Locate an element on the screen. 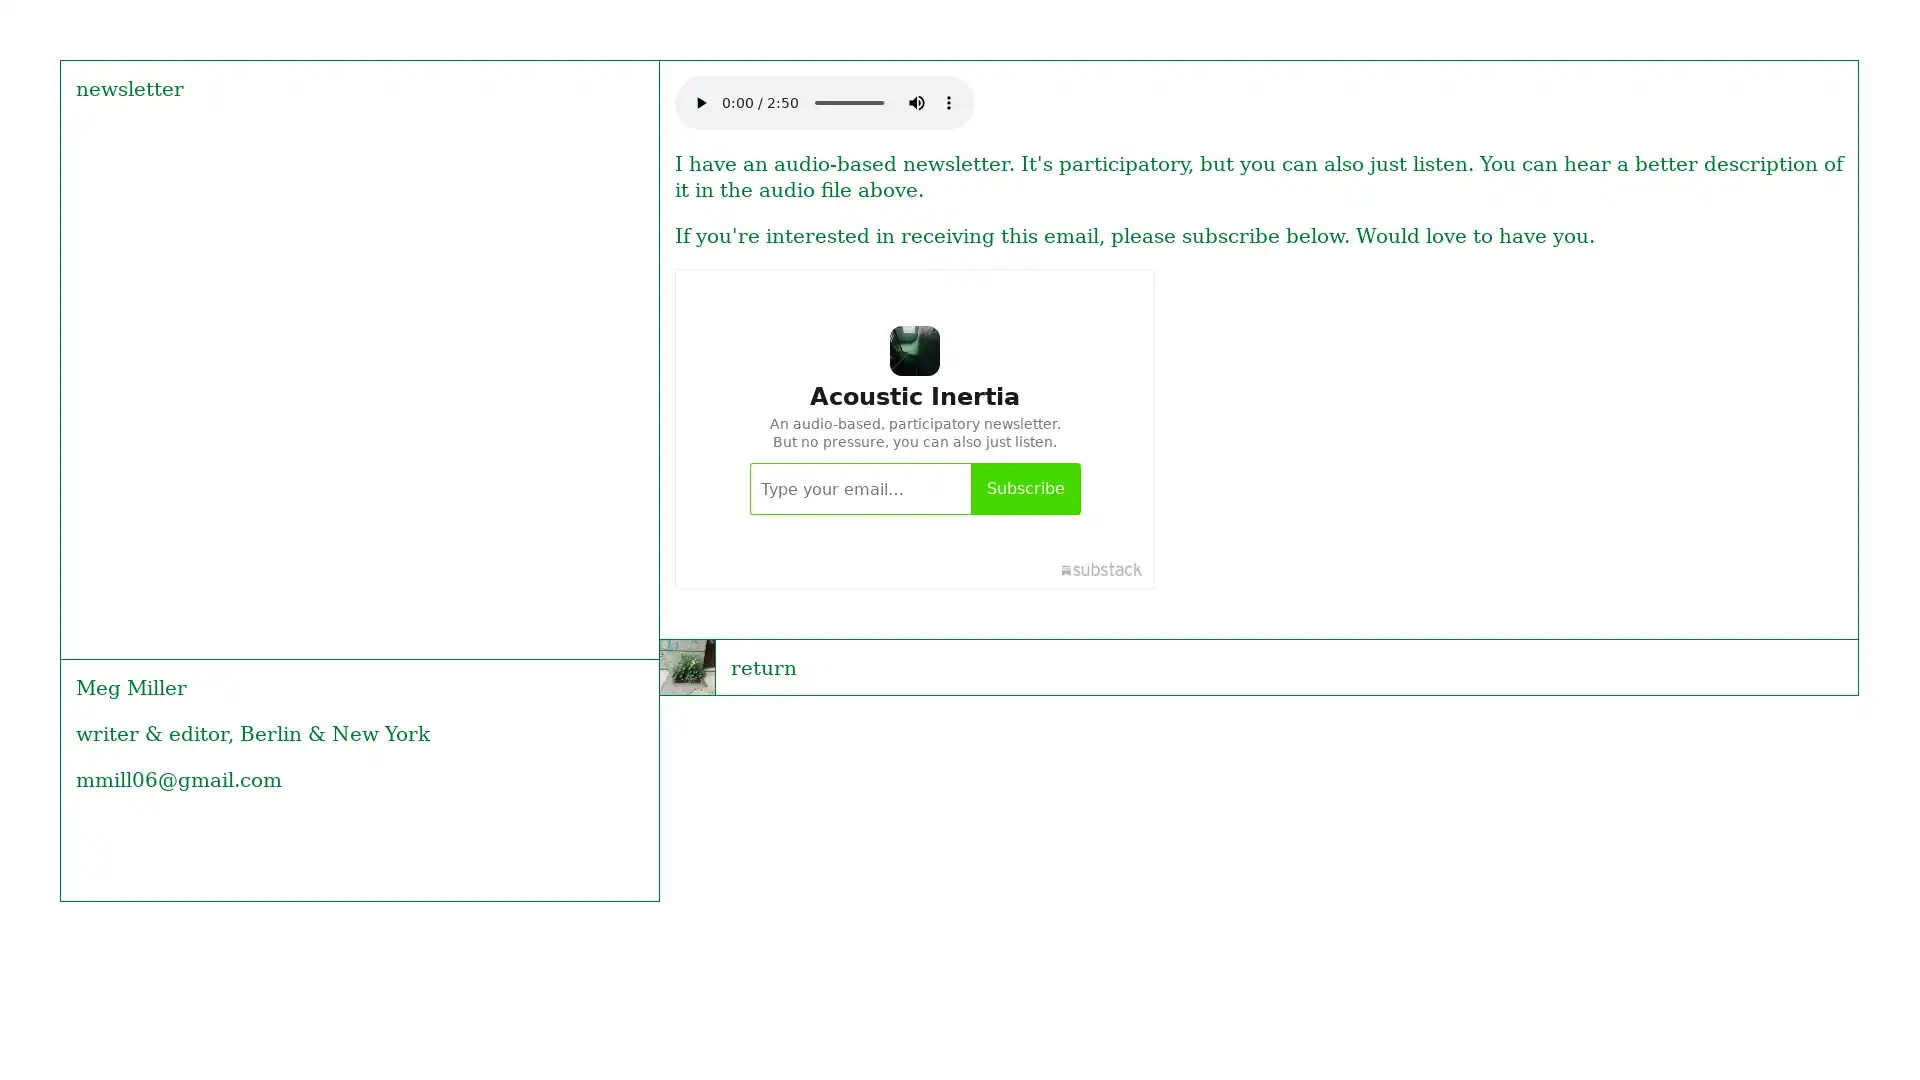 The image size is (1920, 1080). play is located at coordinates (700, 101).